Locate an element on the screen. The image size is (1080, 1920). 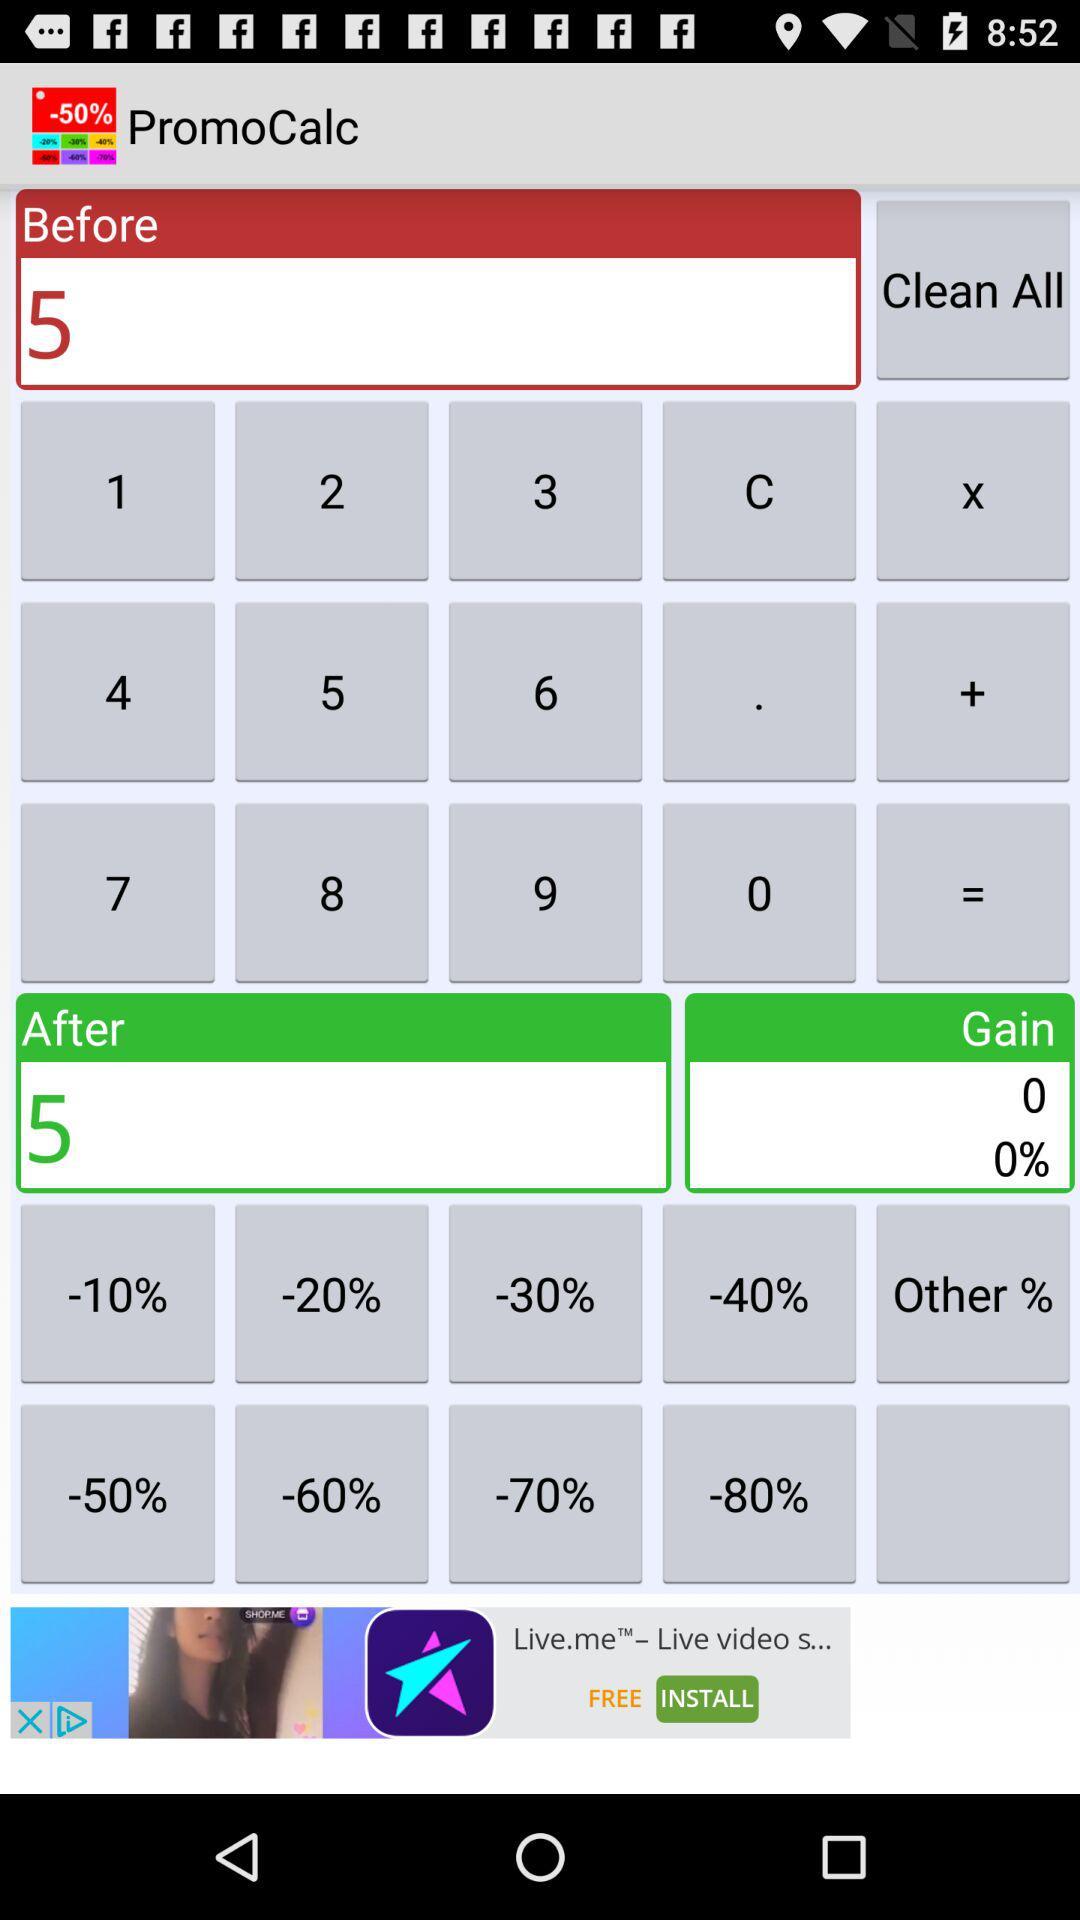
the last text at the right bottom is located at coordinates (971, 1493).